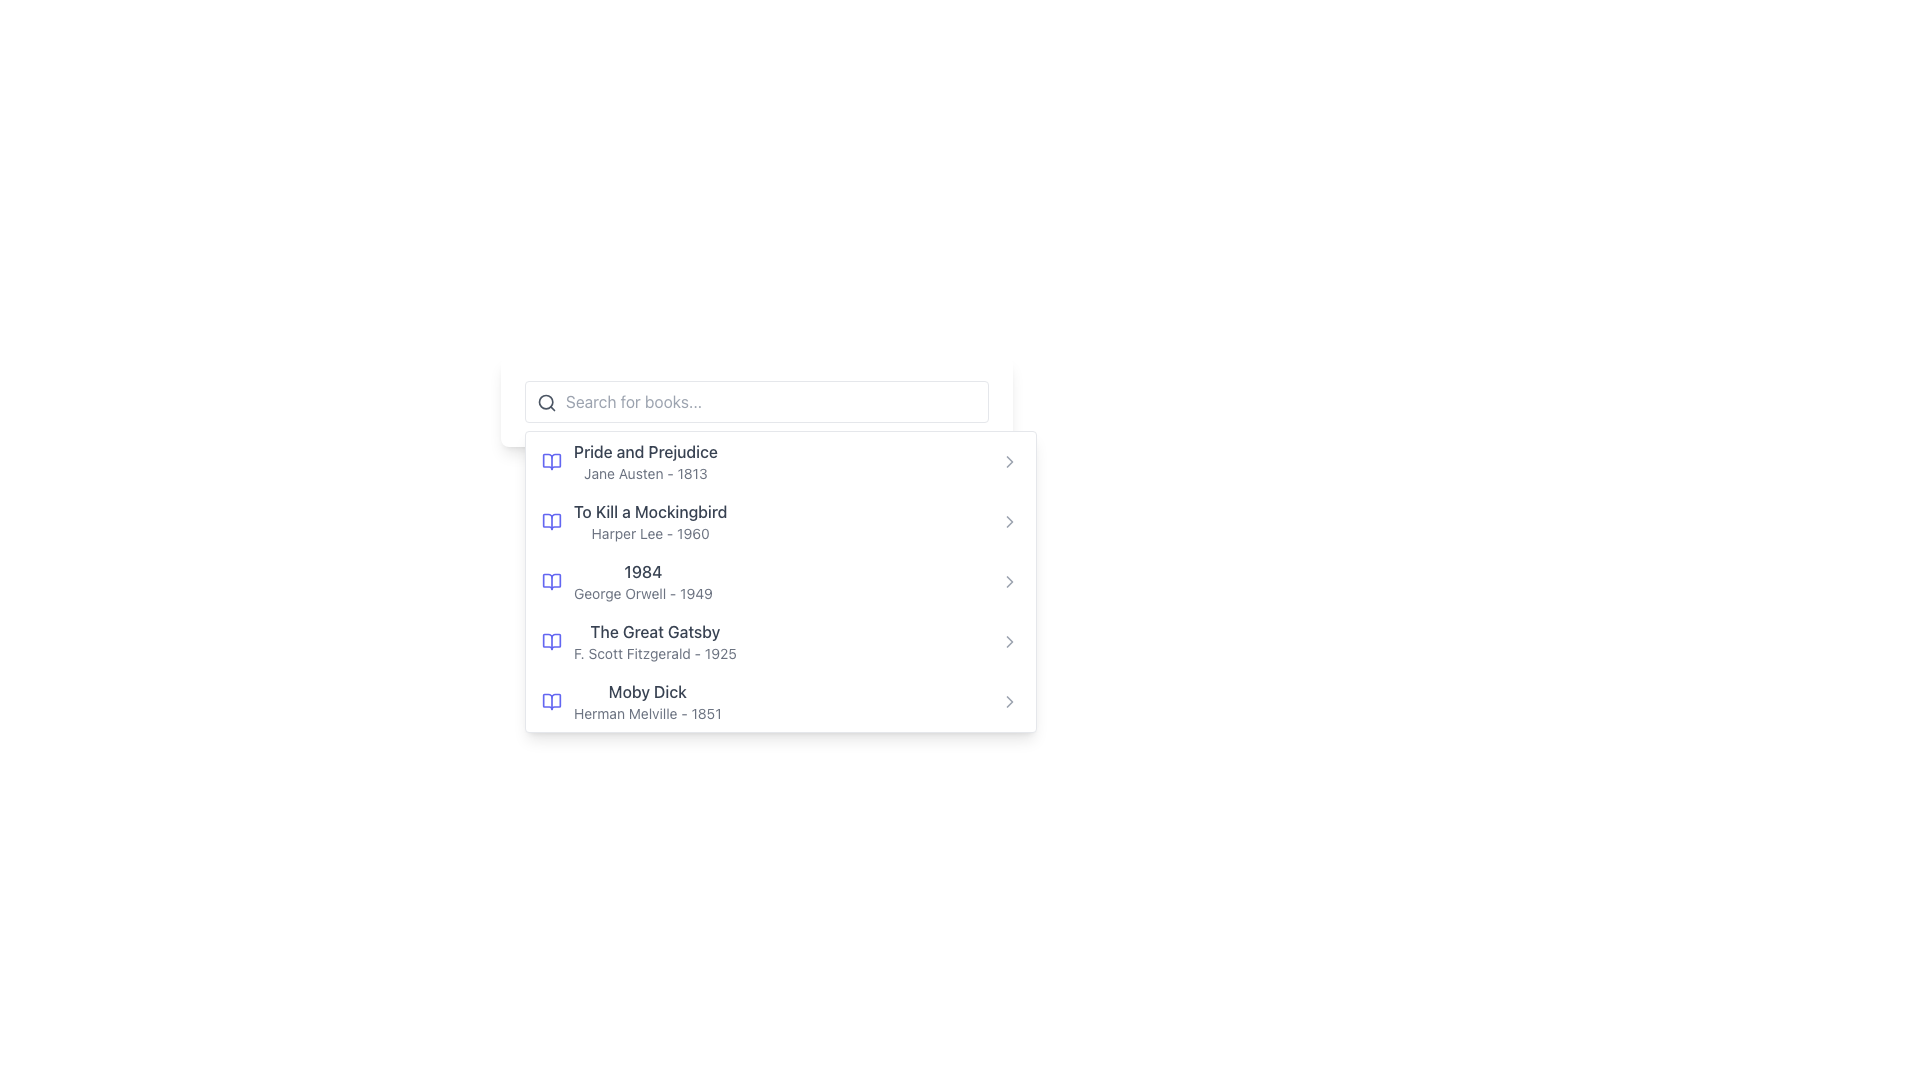 The height and width of the screenshot is (1080, 1920). Describe the element at coordinates (628, 462) in the screenshot. I see `to select the list item containing the book 'Pride and Prejudice' by Jane Austen, which features an indigo open-book icon and is positioned above 'To Kill a Mockingbird'` at that location.